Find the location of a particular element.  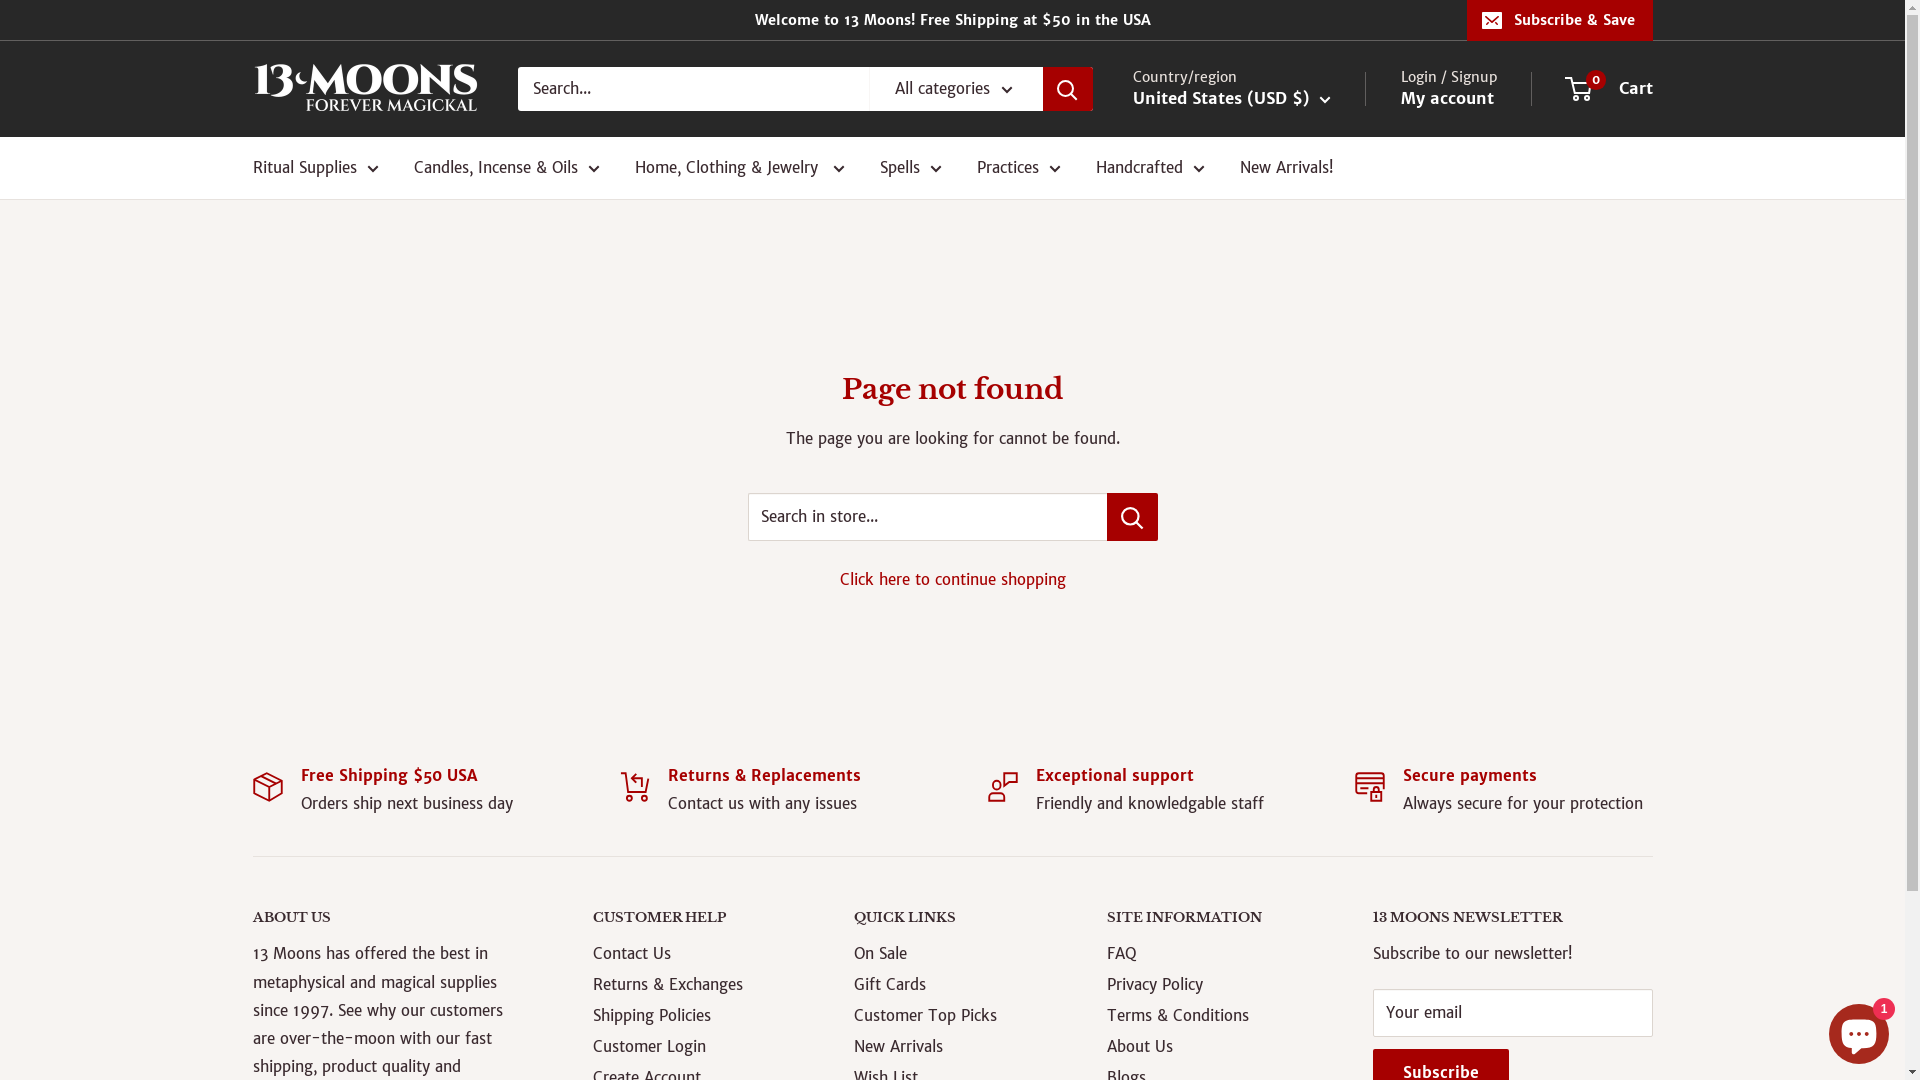

'New Arrivals!' is located at coordinates (1238, 167).